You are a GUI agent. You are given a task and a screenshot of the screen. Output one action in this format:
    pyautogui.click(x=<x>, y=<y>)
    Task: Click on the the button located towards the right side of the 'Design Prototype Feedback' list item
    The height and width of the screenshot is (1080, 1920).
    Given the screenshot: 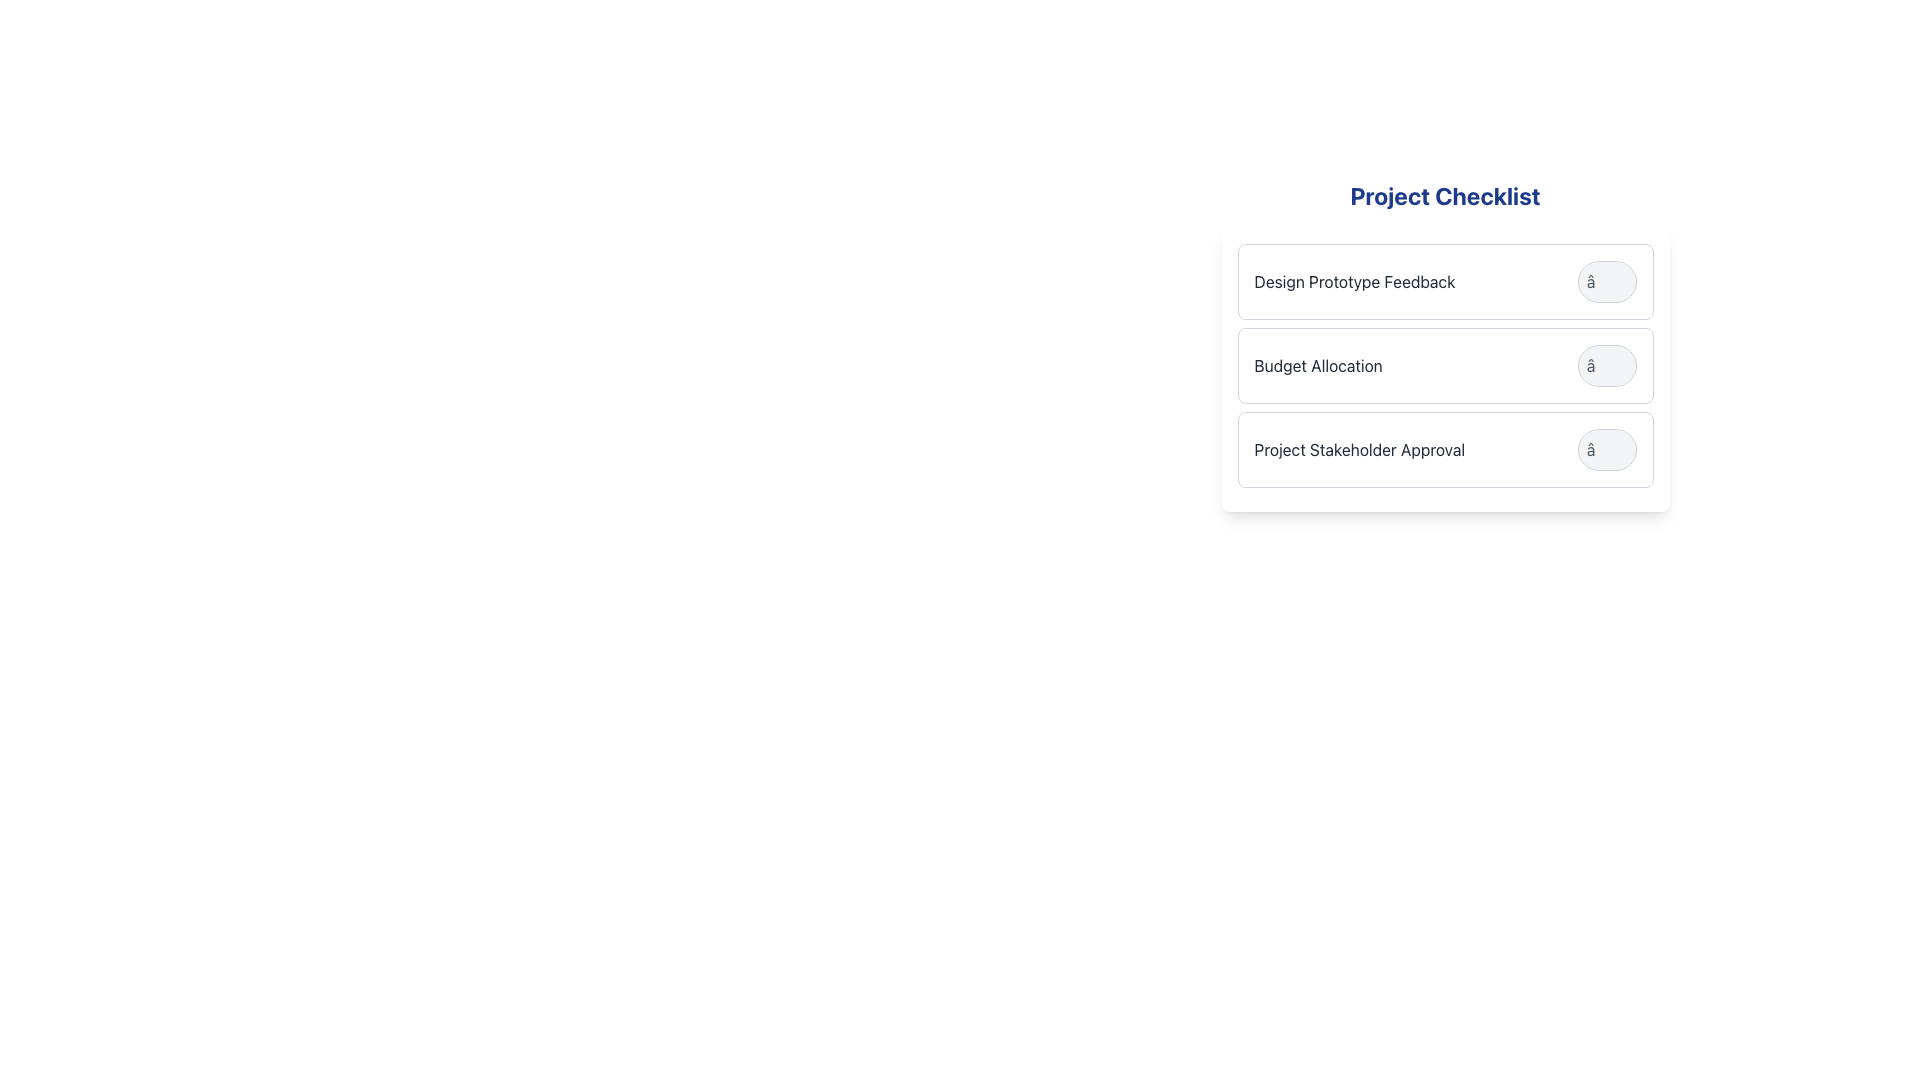 What is the action you would take?
    pyautogui.click(x=1607, y=281)
    